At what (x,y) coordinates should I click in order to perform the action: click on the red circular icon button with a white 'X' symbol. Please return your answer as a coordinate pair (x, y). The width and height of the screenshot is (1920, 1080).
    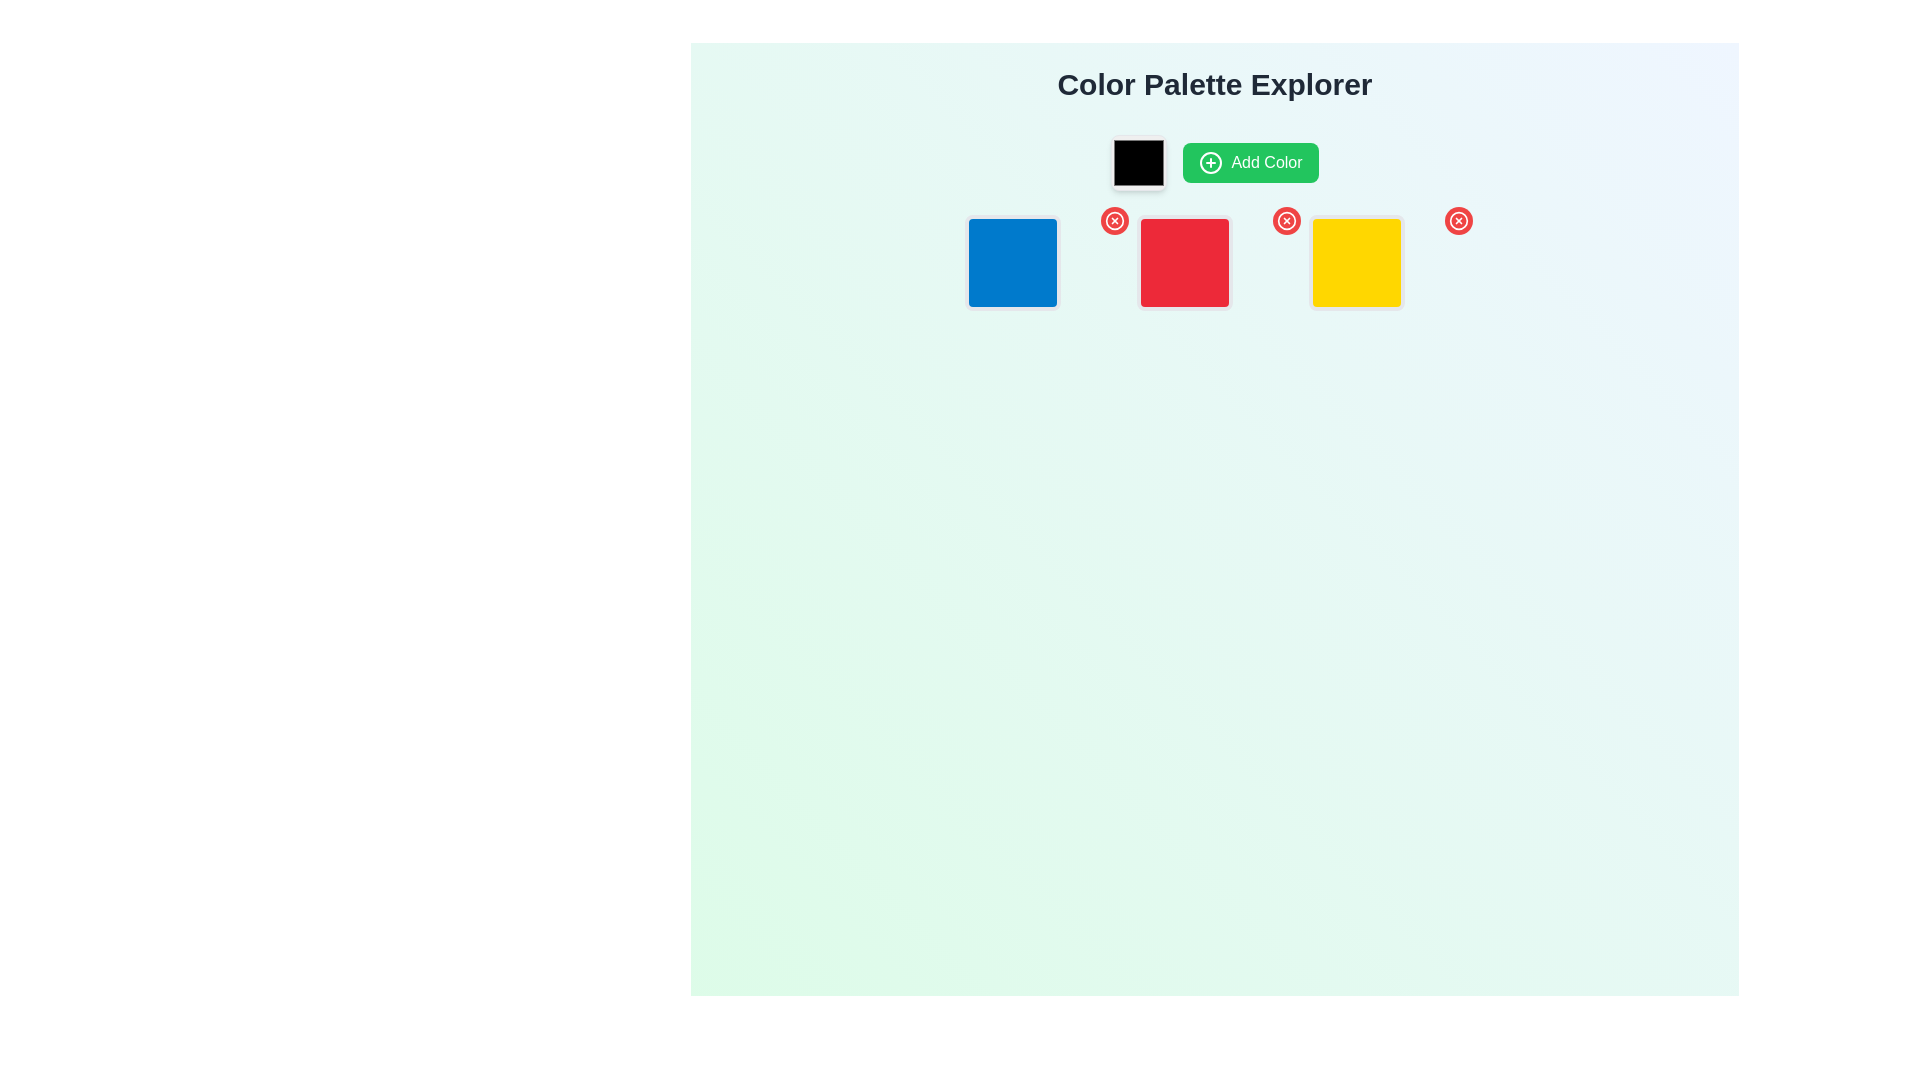
    Looking at the image, I should click on (1286, 220).